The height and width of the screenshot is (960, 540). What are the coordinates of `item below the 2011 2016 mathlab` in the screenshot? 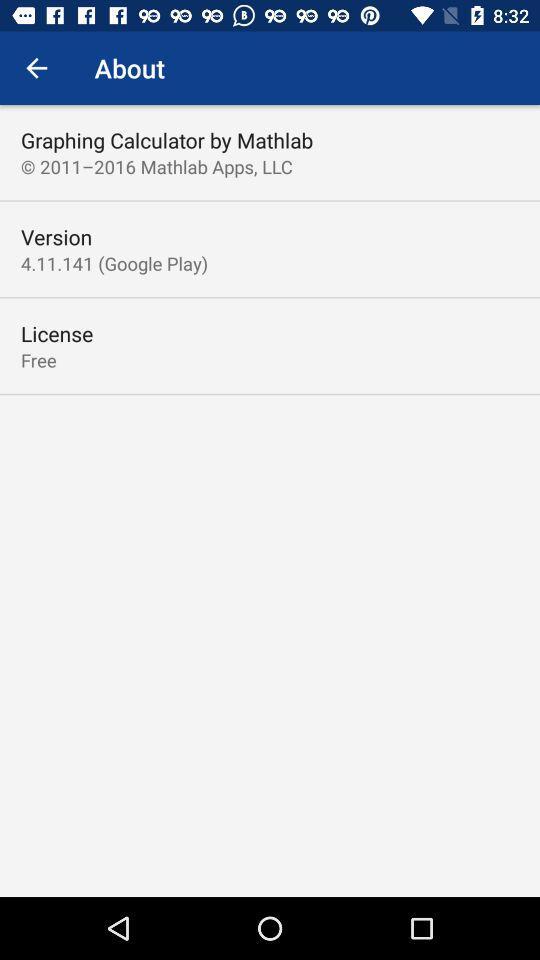 It's located at (56, 237).